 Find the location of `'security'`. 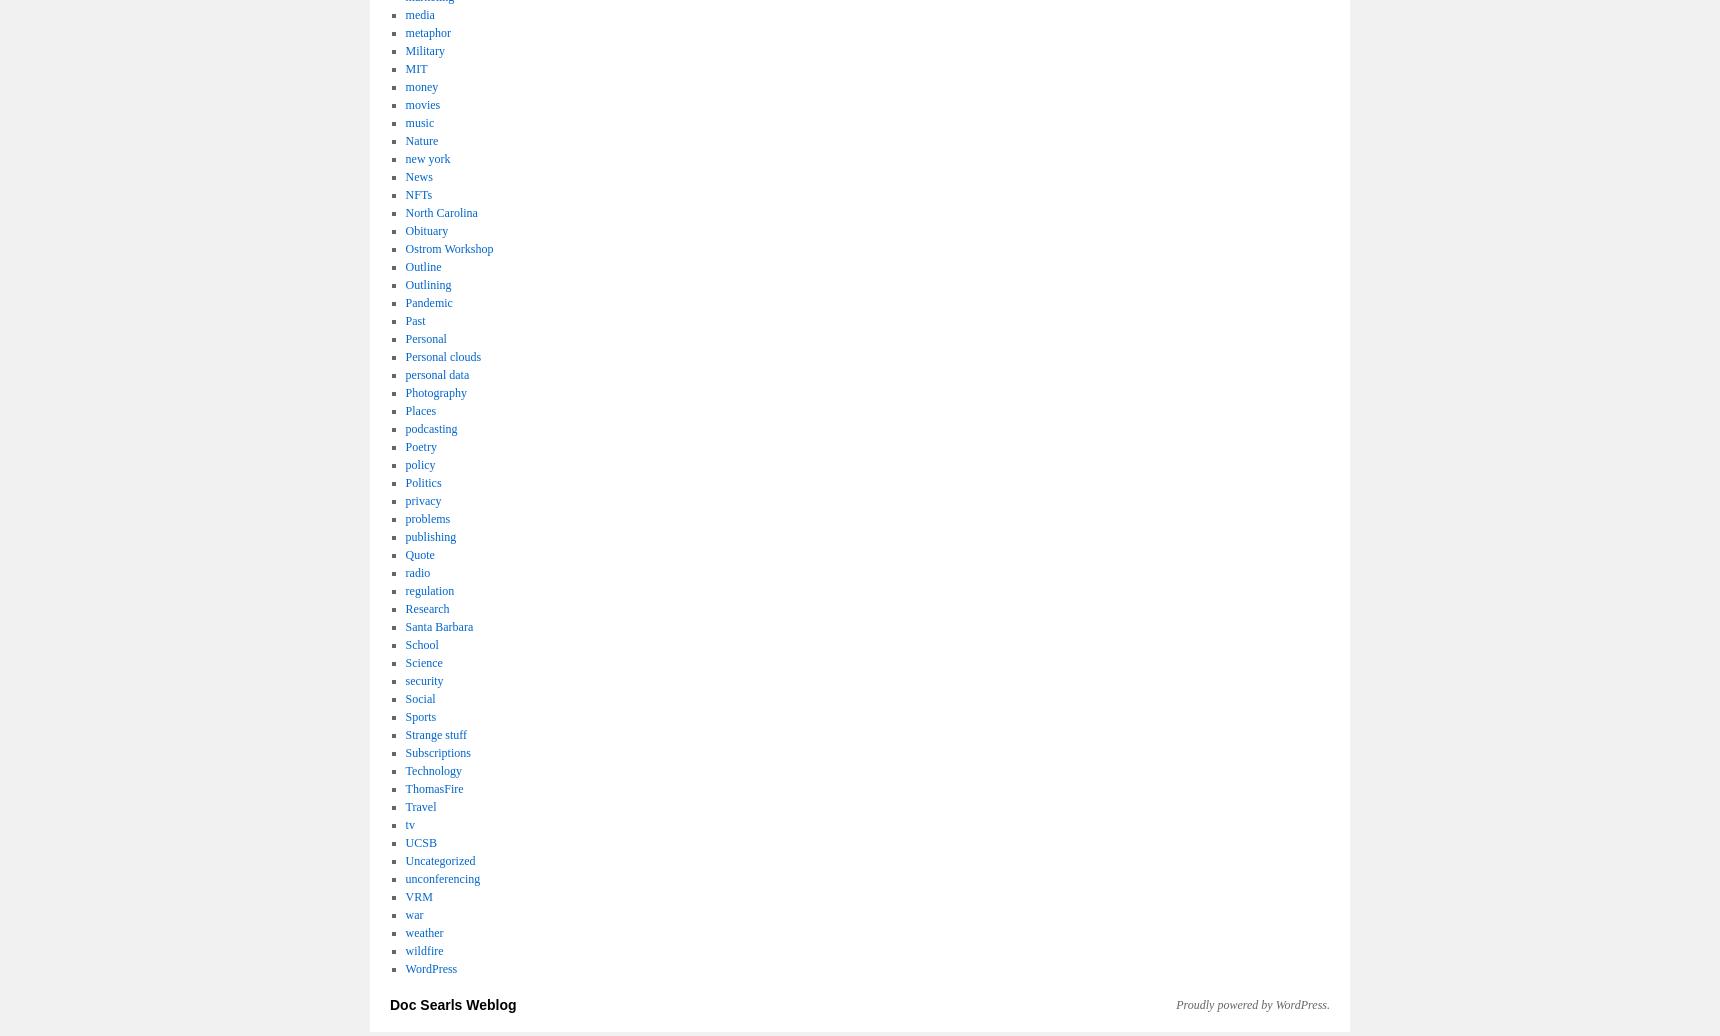

'security' is located at coordinates (423, 680).